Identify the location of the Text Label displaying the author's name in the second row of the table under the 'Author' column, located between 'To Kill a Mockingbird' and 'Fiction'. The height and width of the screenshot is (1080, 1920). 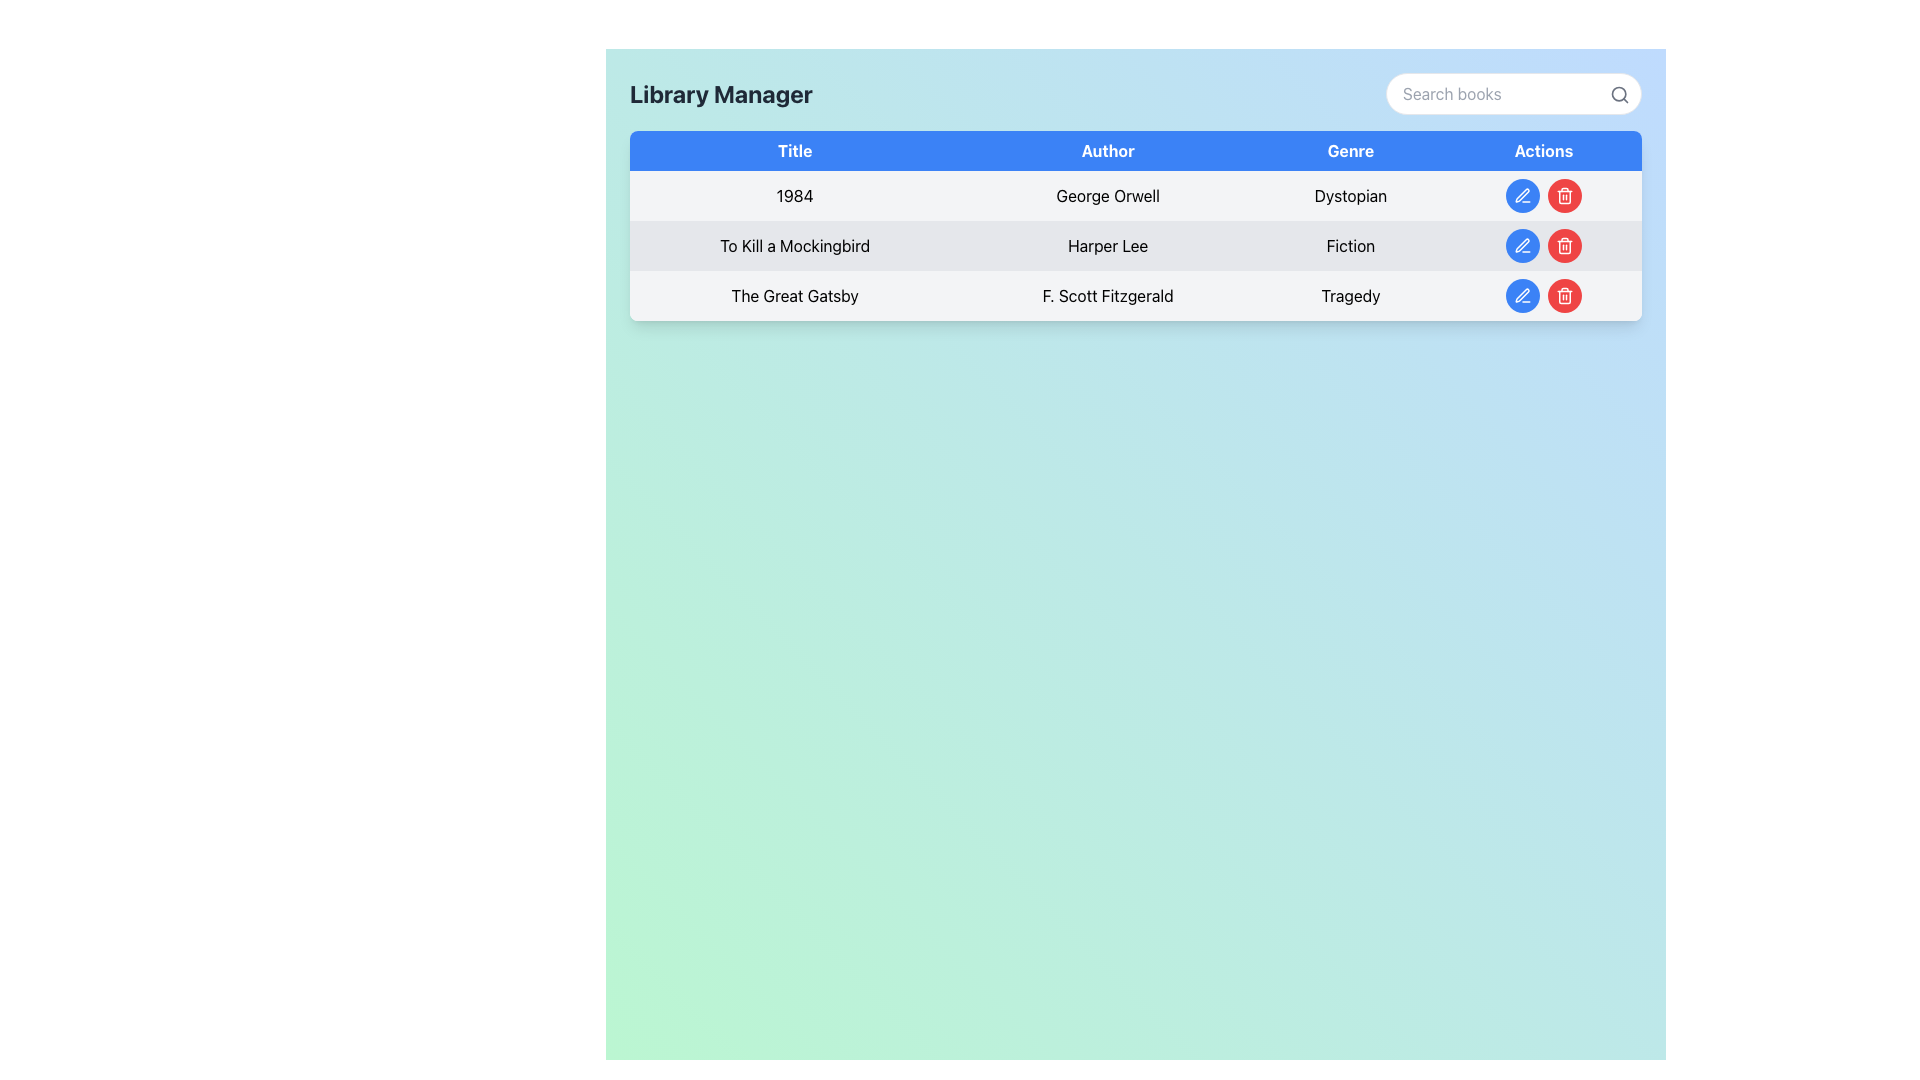
(1107, 245).